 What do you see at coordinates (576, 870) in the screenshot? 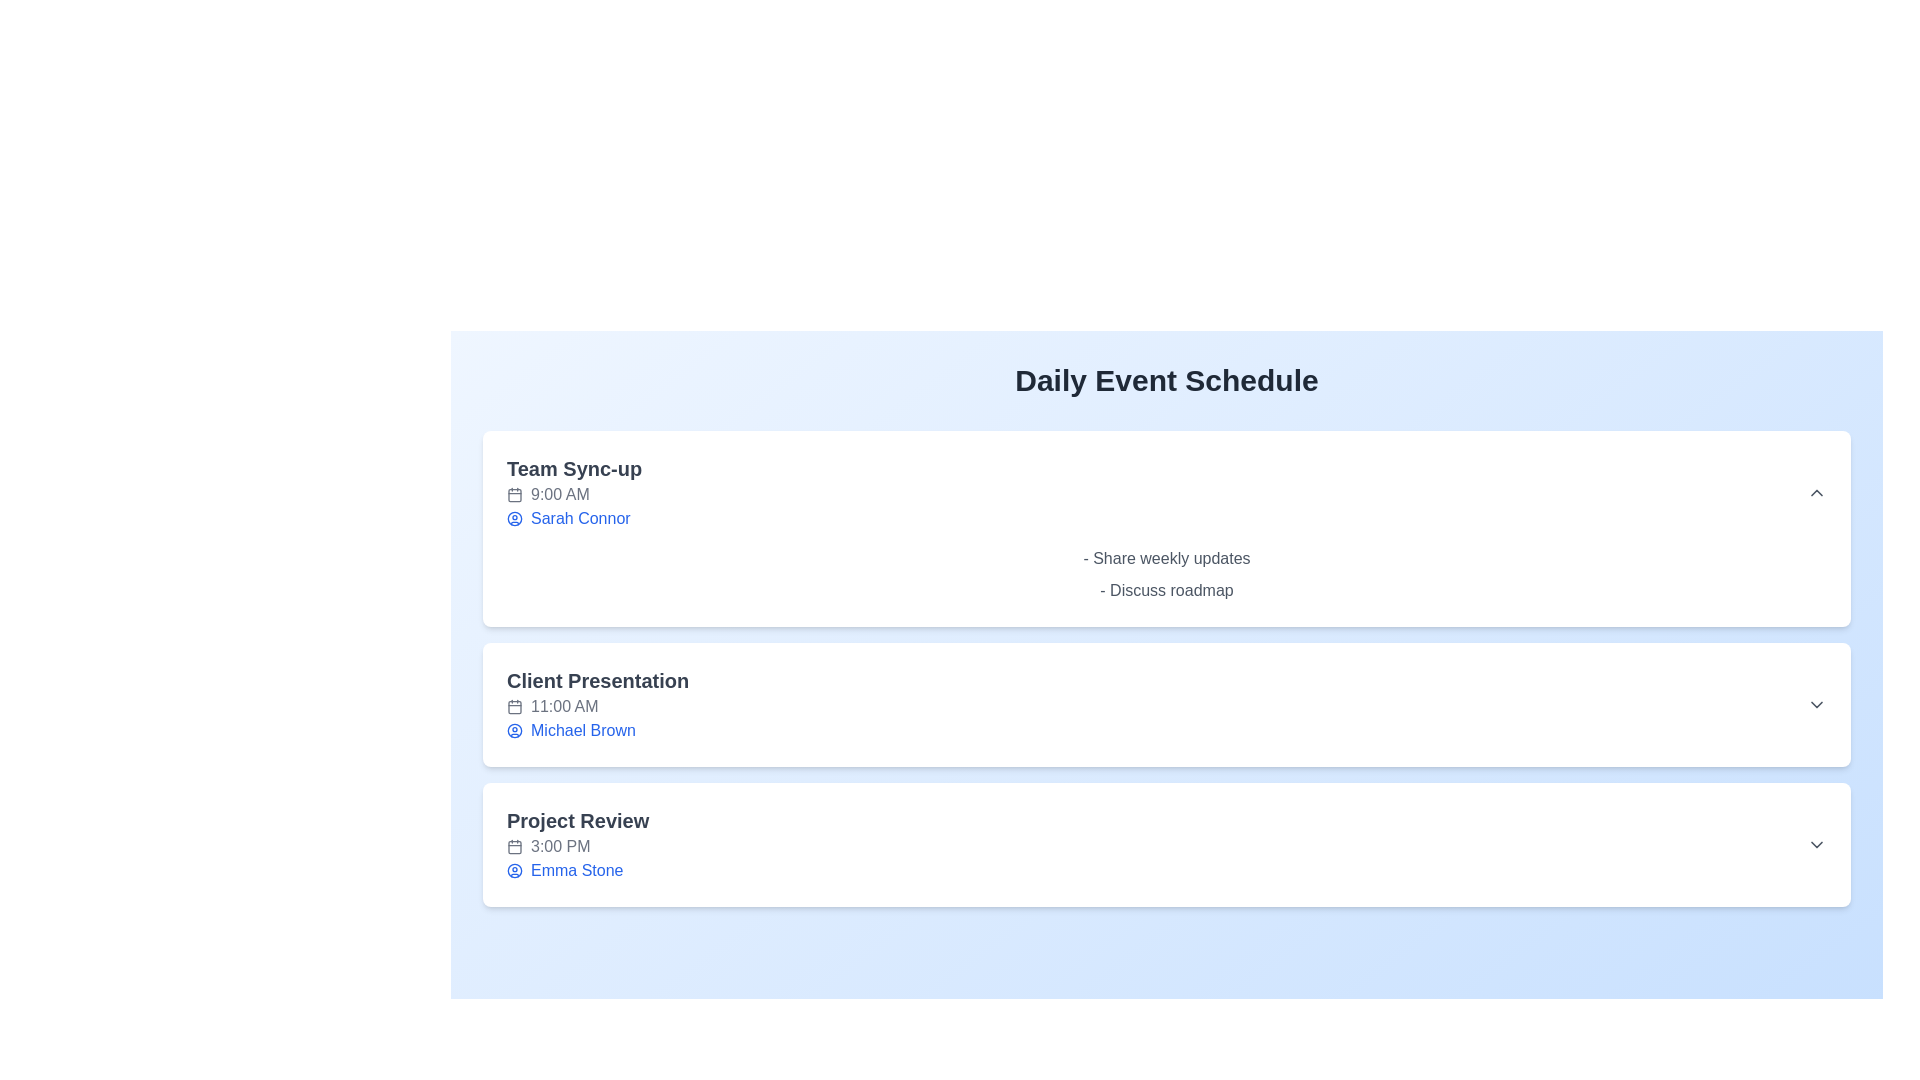
I see `the 'Emma Stone' label, which is styled as a clickable link and located in the 'Project Review' section of the 'Daily Event Schedule'` at bounding box center [576, 870].